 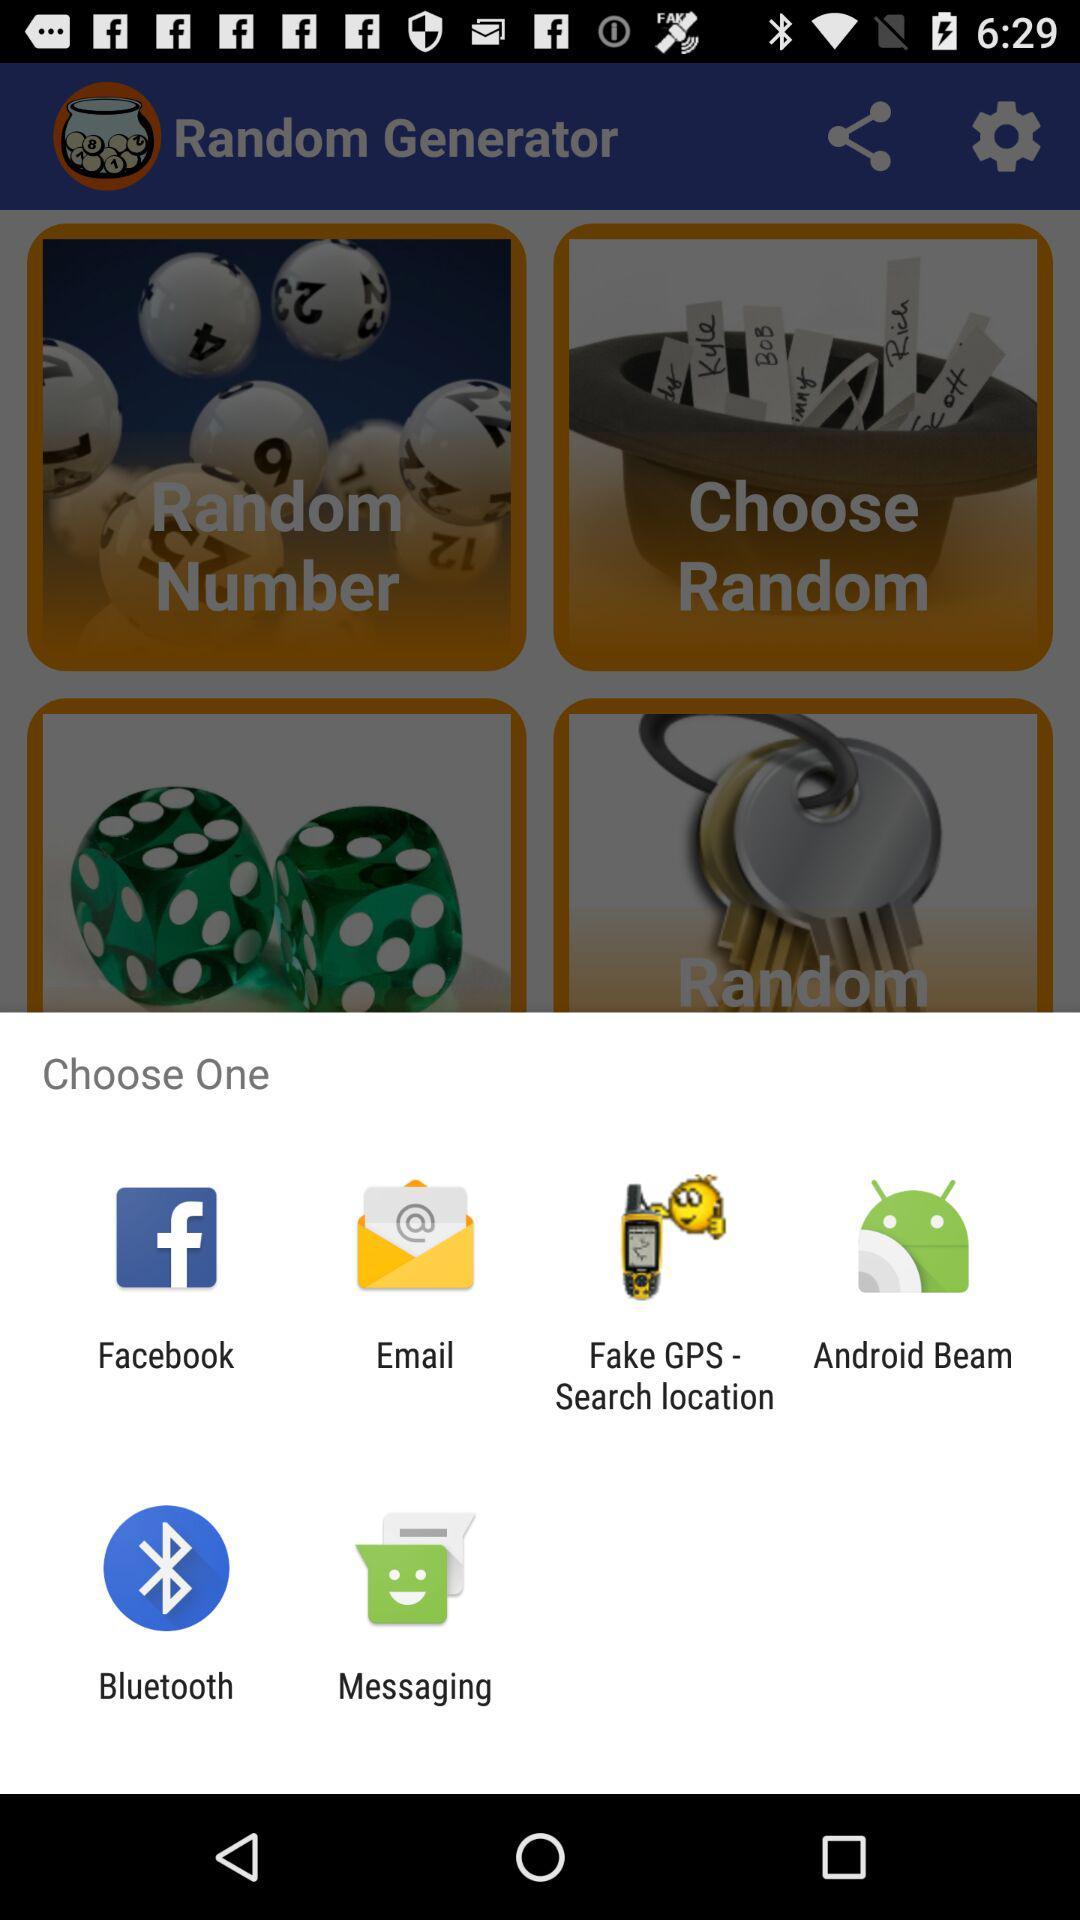 I want to click on the app to the left of the messaging item, so click(x=165, y=1705).